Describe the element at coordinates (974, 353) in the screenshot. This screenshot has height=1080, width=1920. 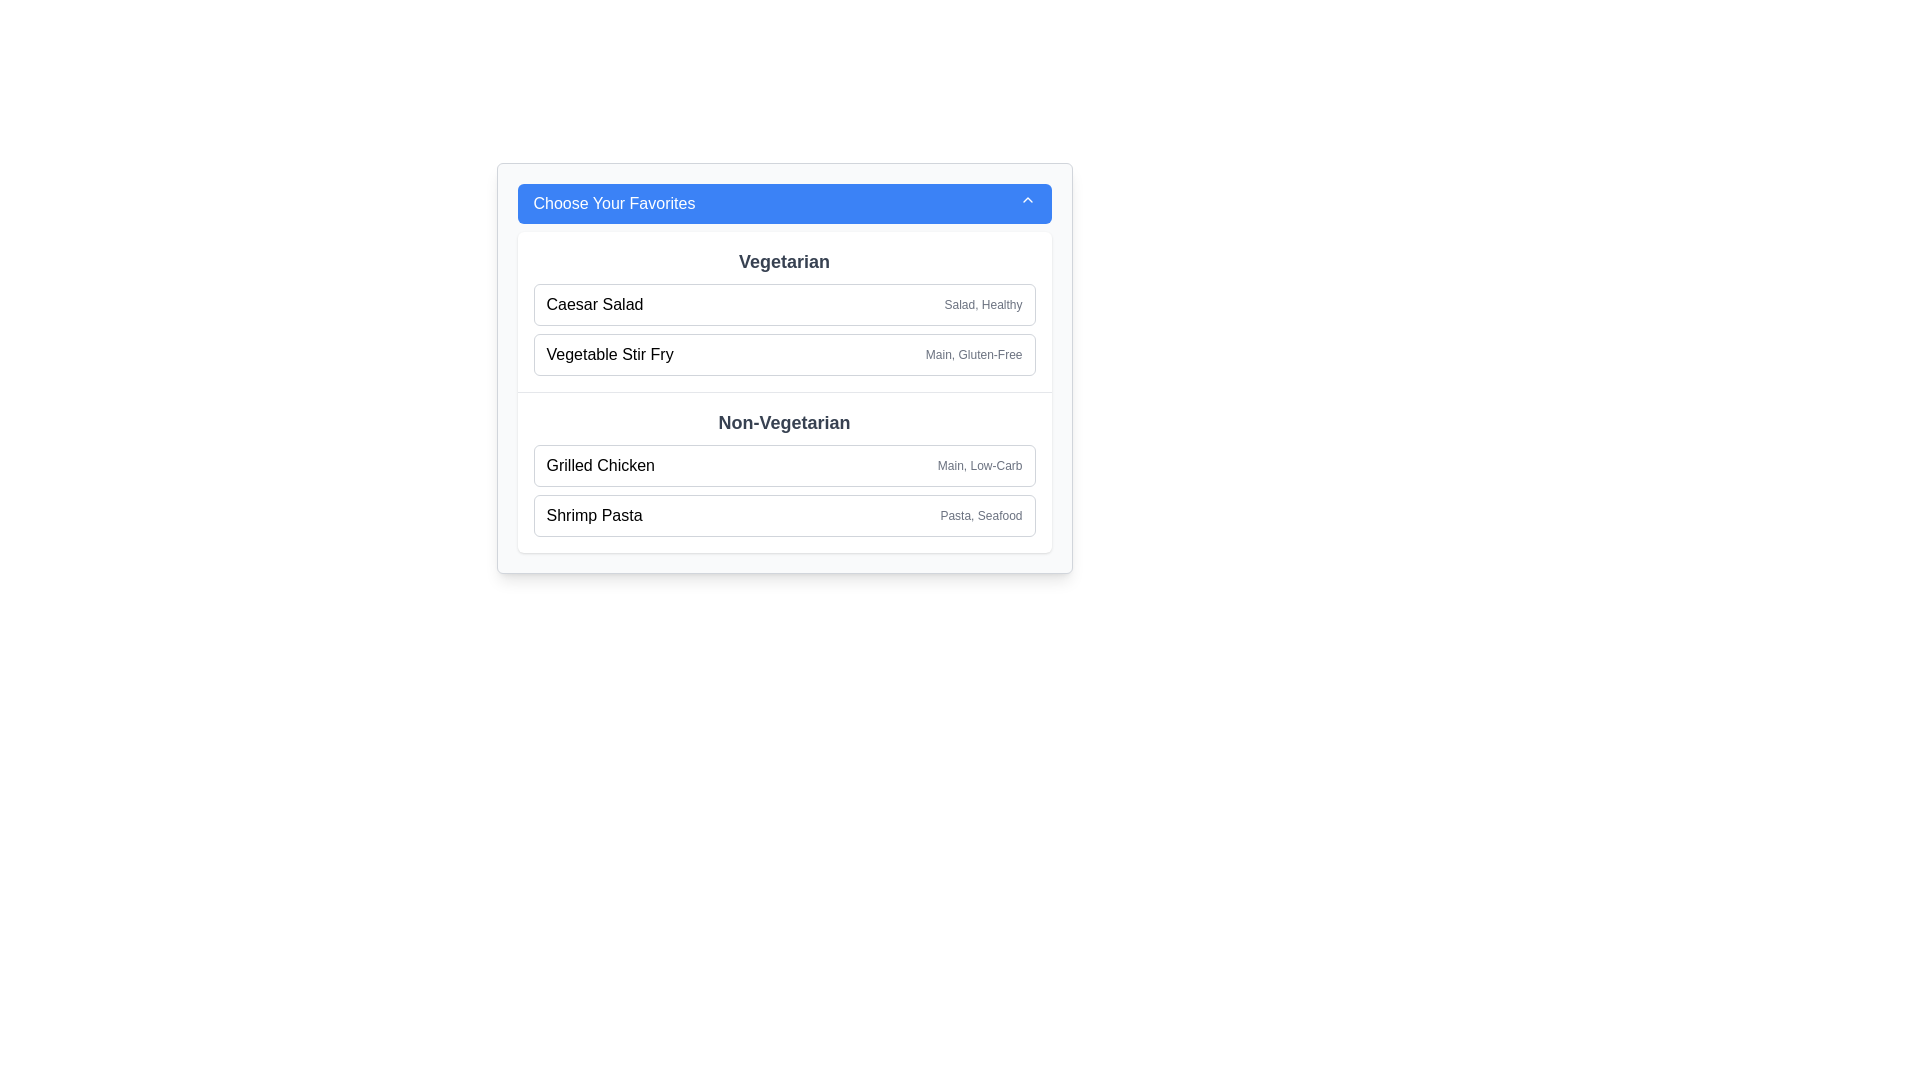
I see `text label providing additional details about the dish 'Vegetable Stir Fry' located in the 'Vegetarian' section of the menu interface, positioned to the far right of the corresponding row` at that location.